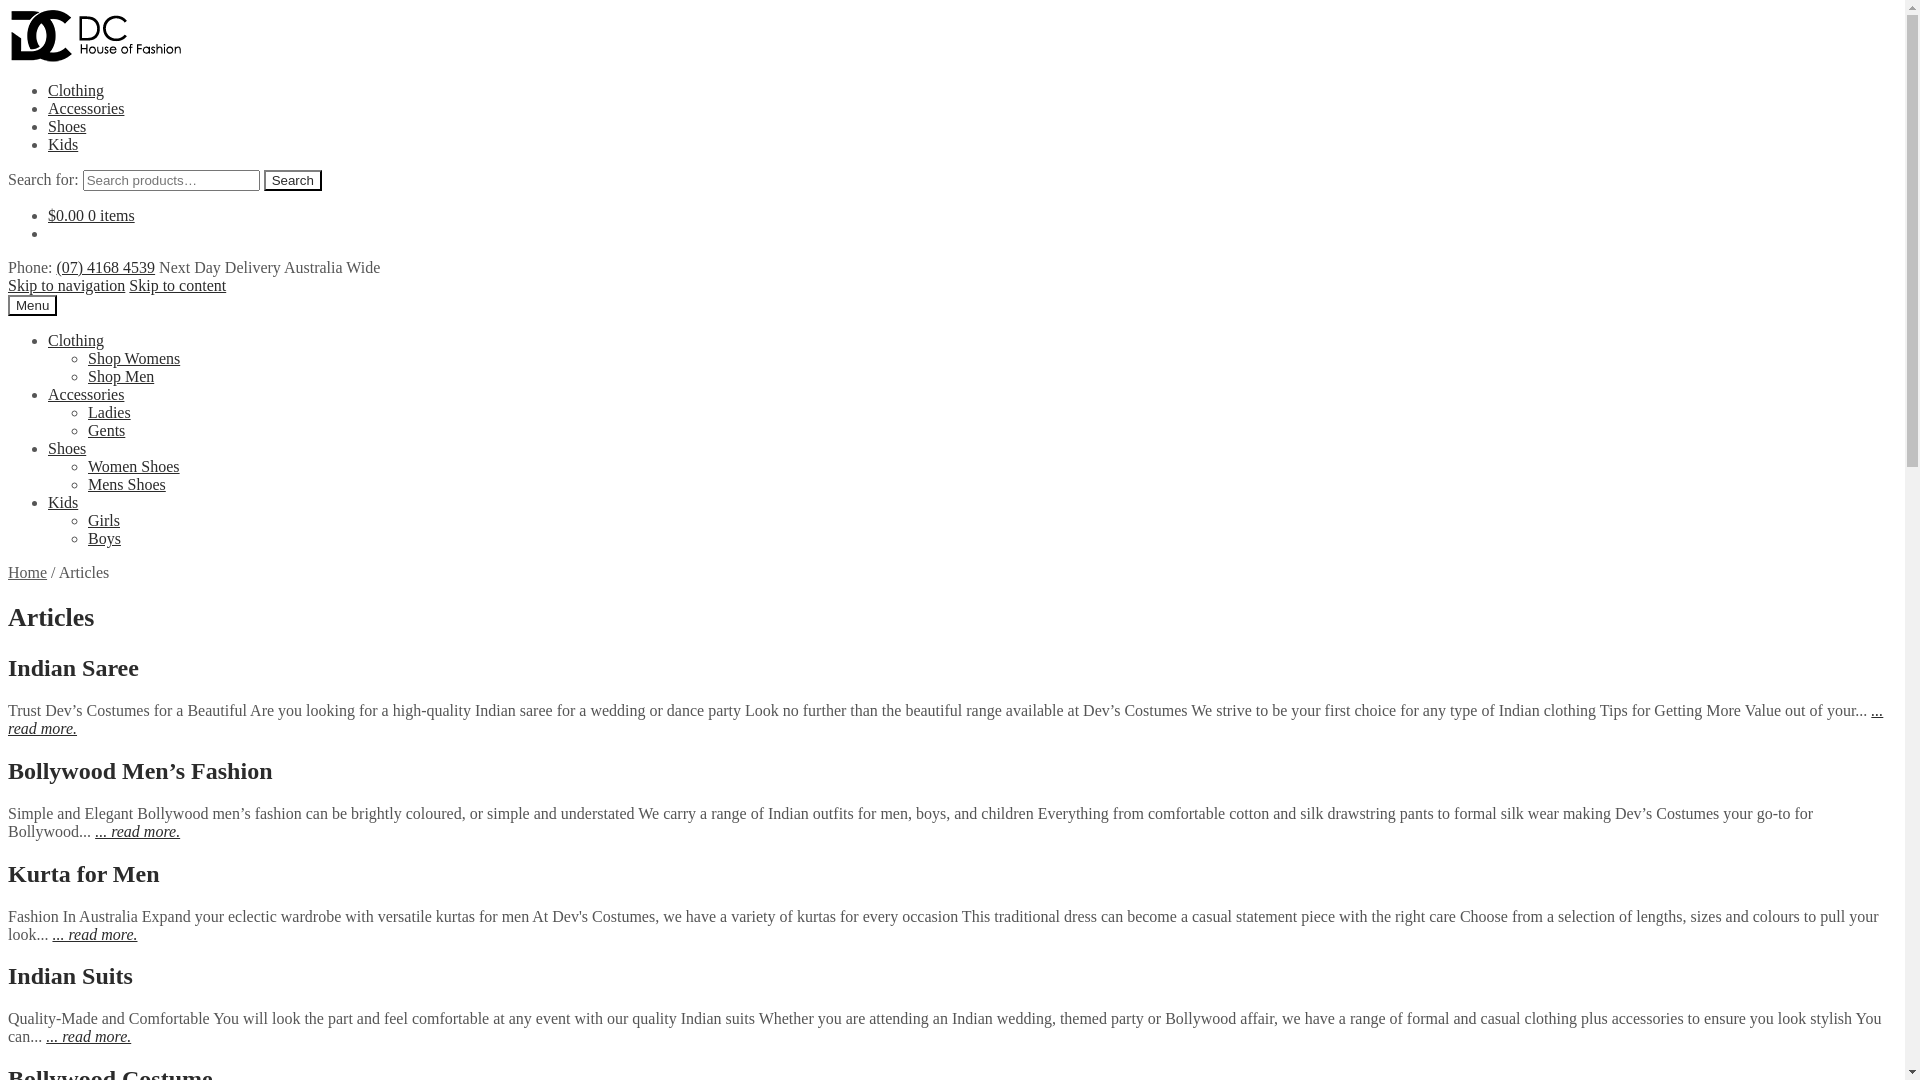 This screenshot has width=1920, height=1080. What do you see at coordinates (90, 215) in the screenshot?
I see `'$0.00 0 items'` at bounding box center [90, 215].